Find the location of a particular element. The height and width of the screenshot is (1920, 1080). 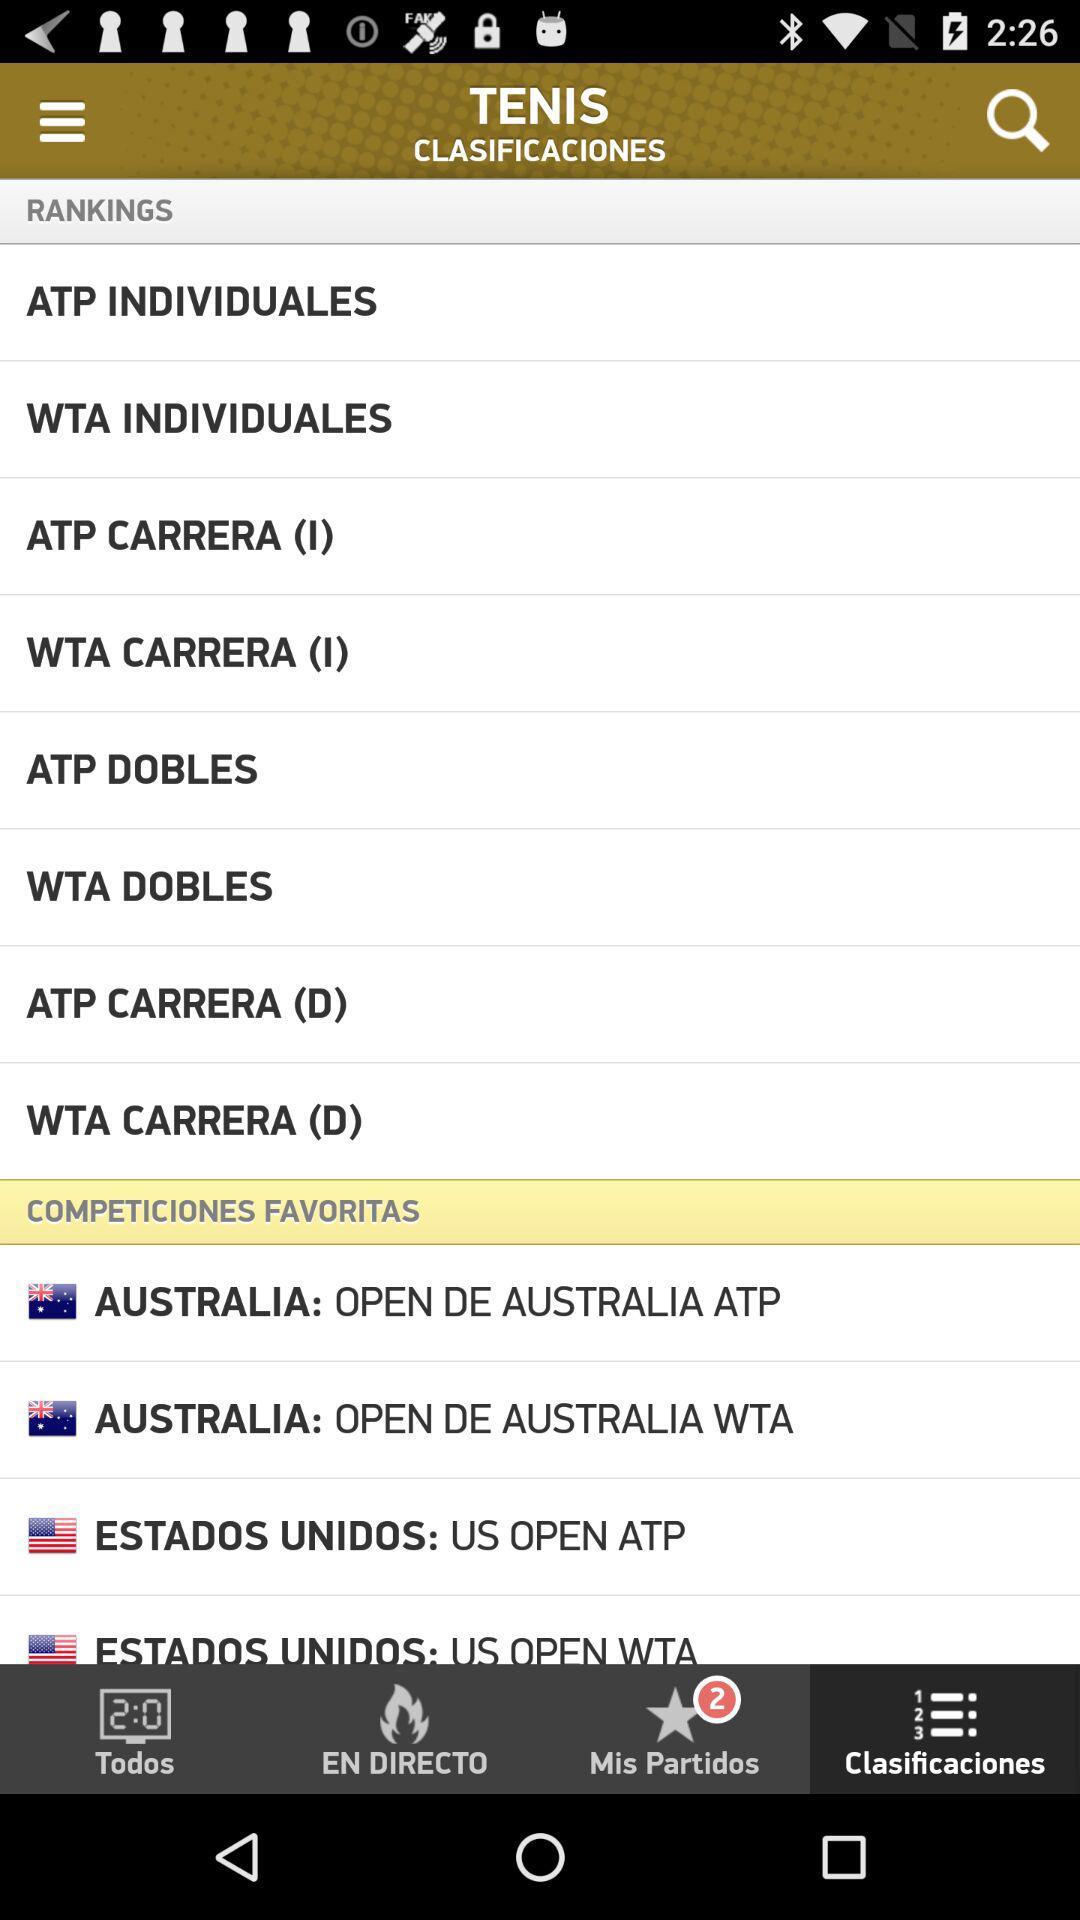

icon to the left of the clasificaciones is located at coordinates (60, 119).